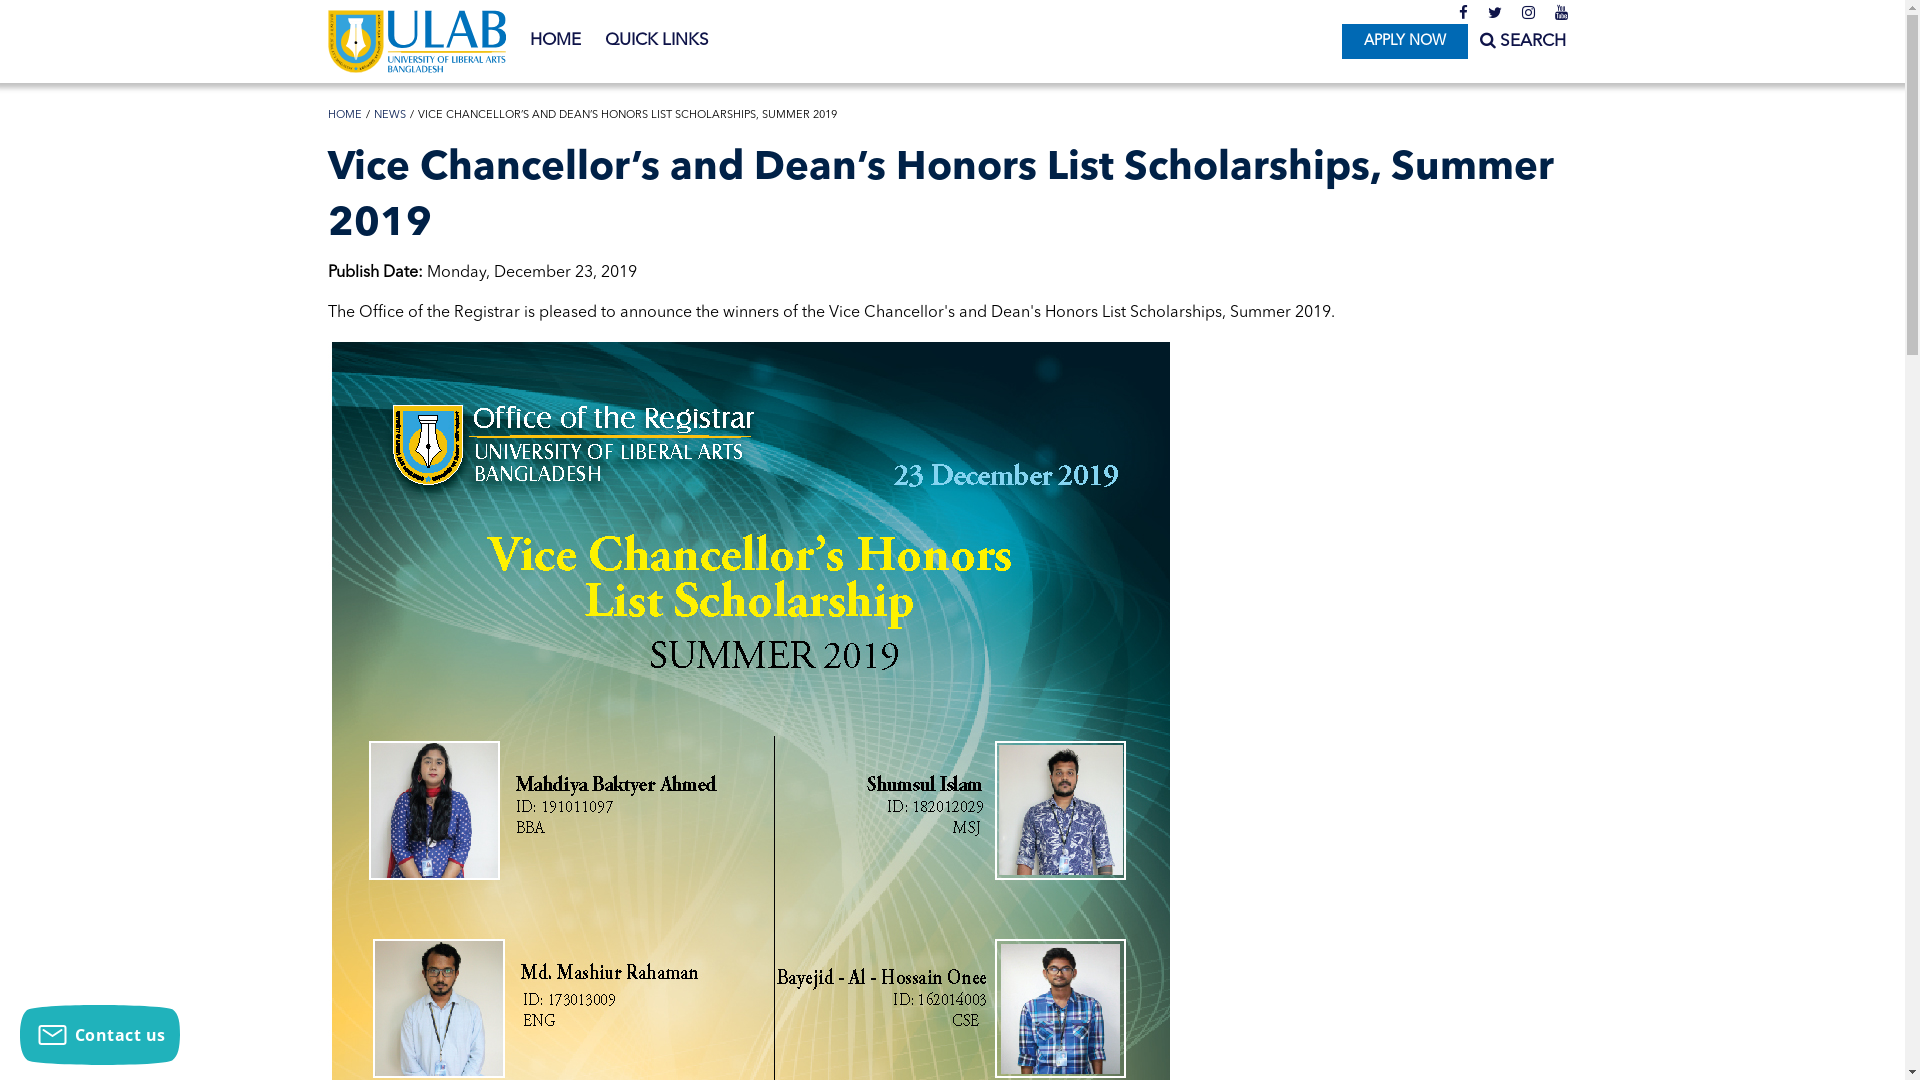 This screenshot has height=1080, width=1920. Describe the element at coordinates (345, 115) in the screenshot. I see `'HOME'` at that location.